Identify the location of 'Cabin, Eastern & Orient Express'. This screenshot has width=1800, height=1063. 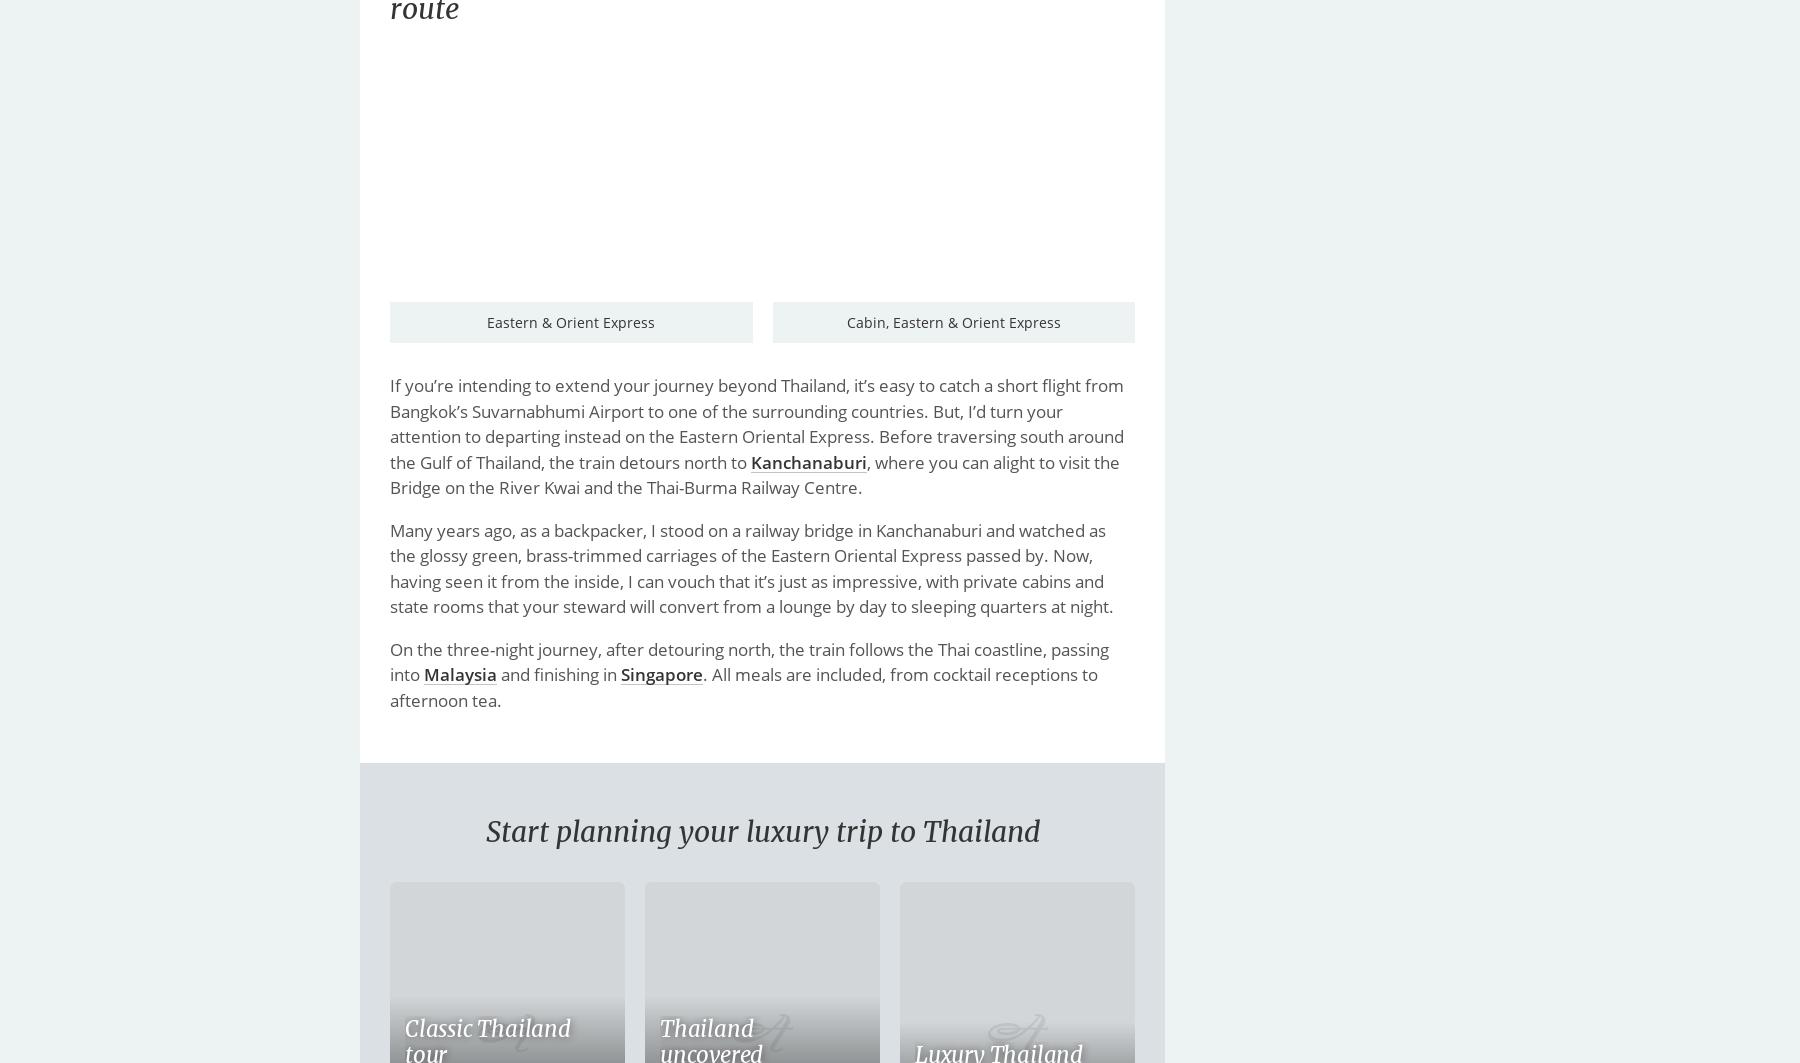
(951, 322).